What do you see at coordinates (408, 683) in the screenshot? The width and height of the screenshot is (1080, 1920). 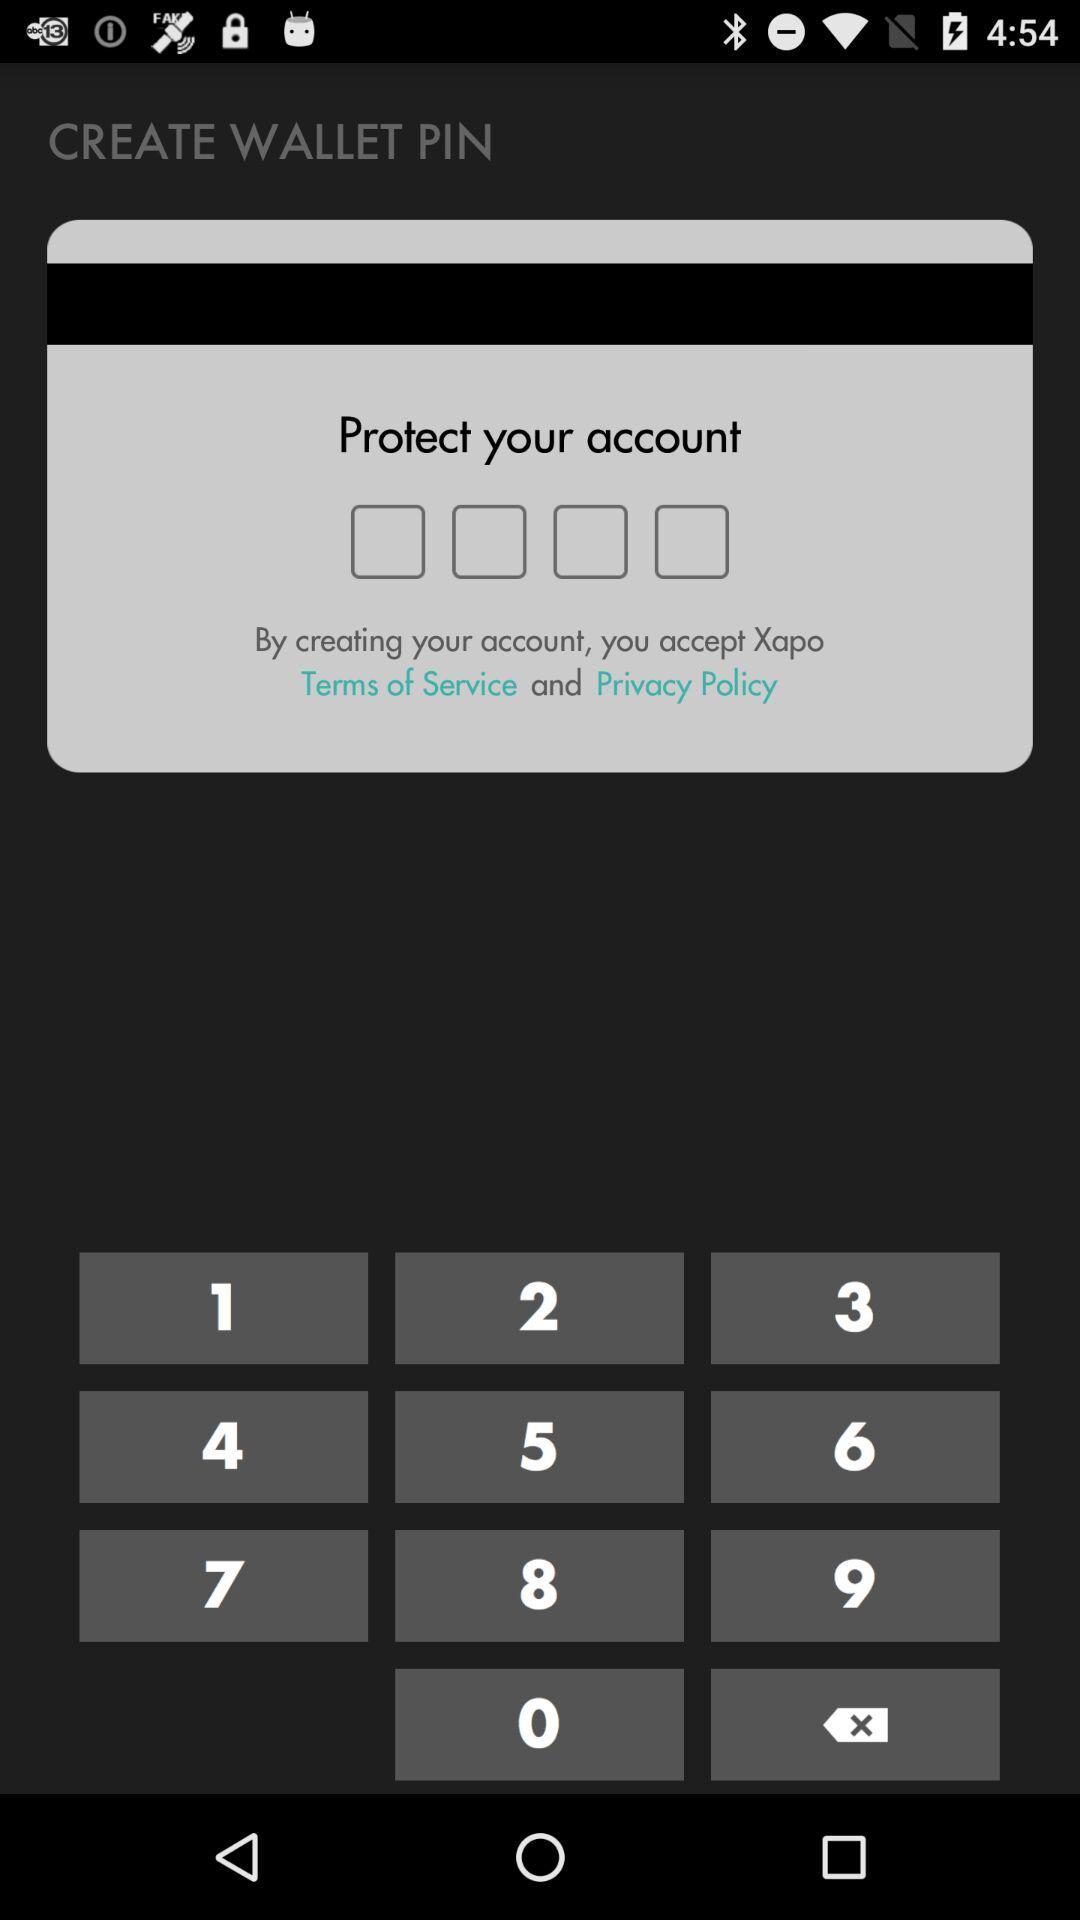 I see `the item below by creating your item` at bounding box center [408, 683].